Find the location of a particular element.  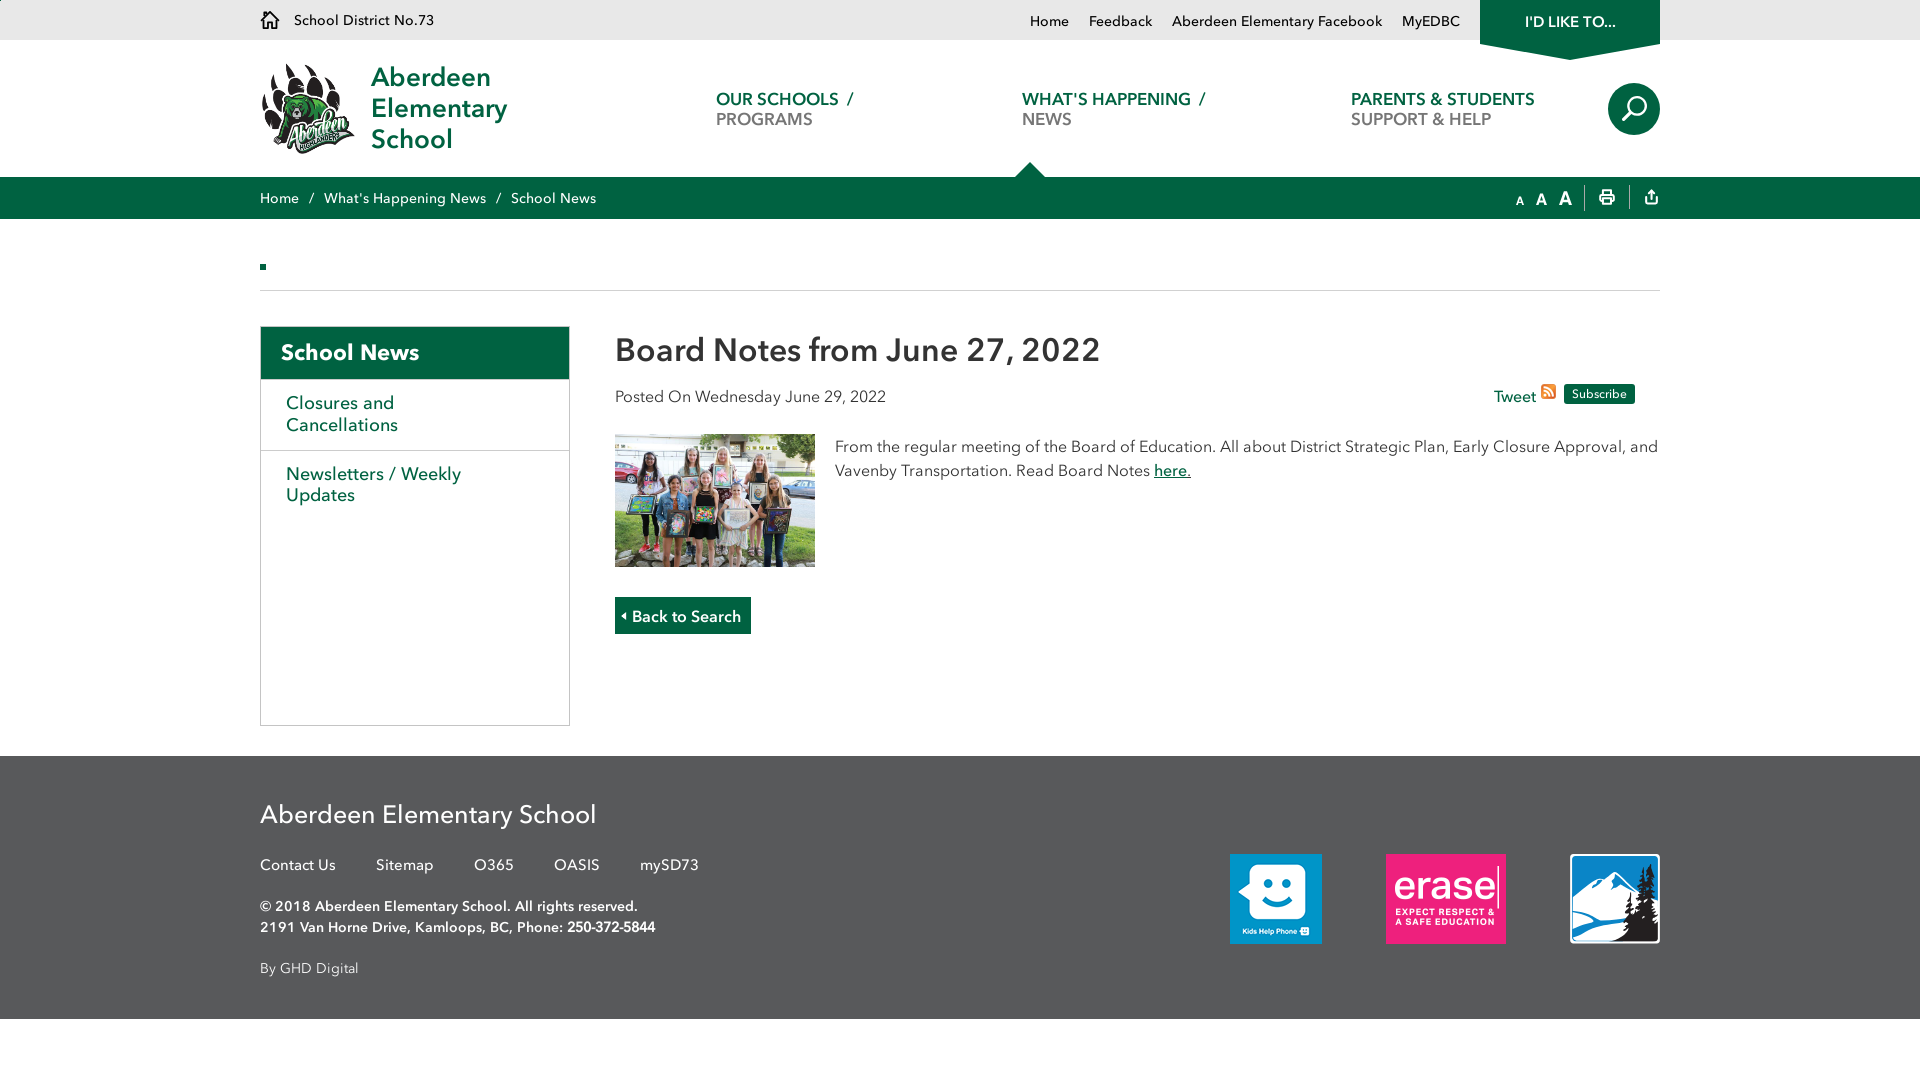

'here' is located at coordinates (1170, 470).